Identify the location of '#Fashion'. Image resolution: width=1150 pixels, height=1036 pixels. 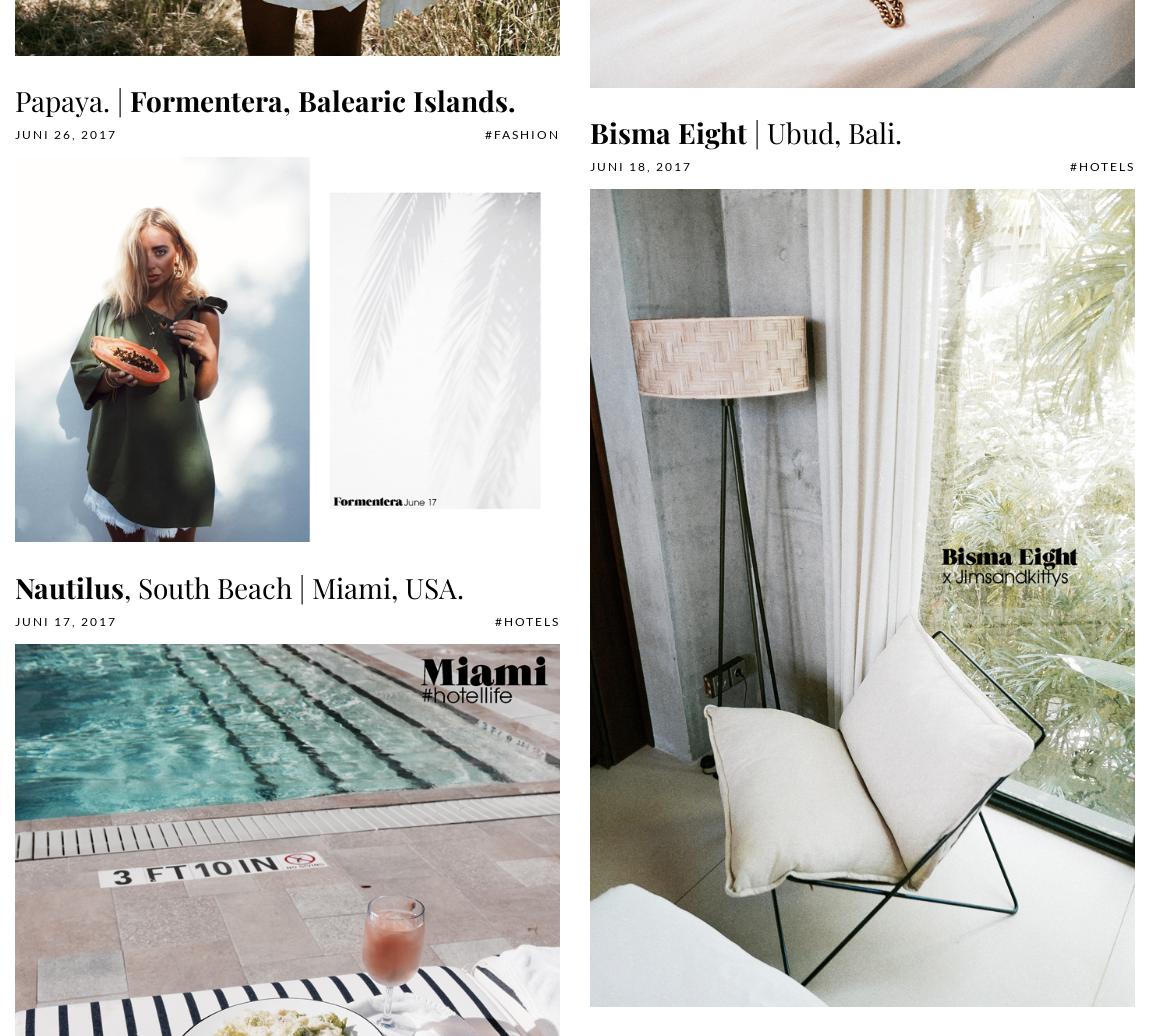
(522, 134).